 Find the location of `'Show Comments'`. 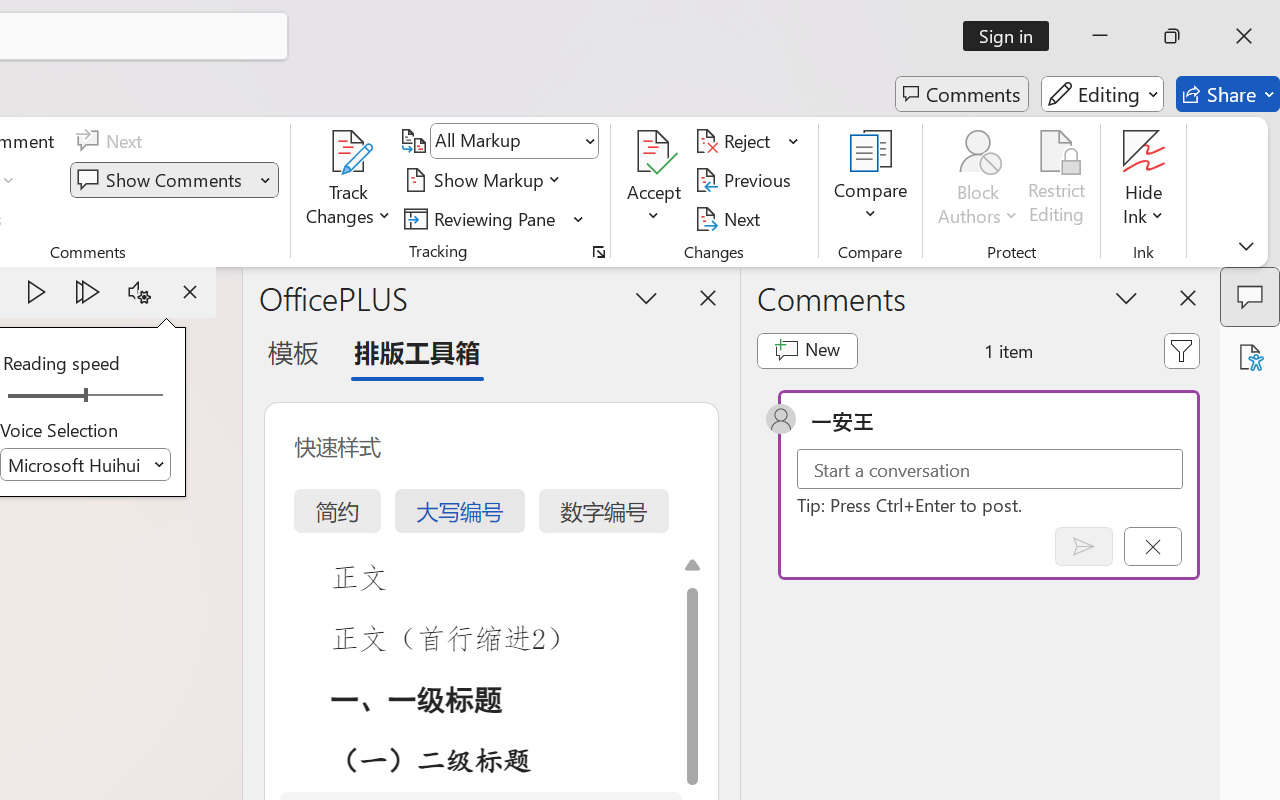

'Show Comments' is located at coordinates (162, 179).